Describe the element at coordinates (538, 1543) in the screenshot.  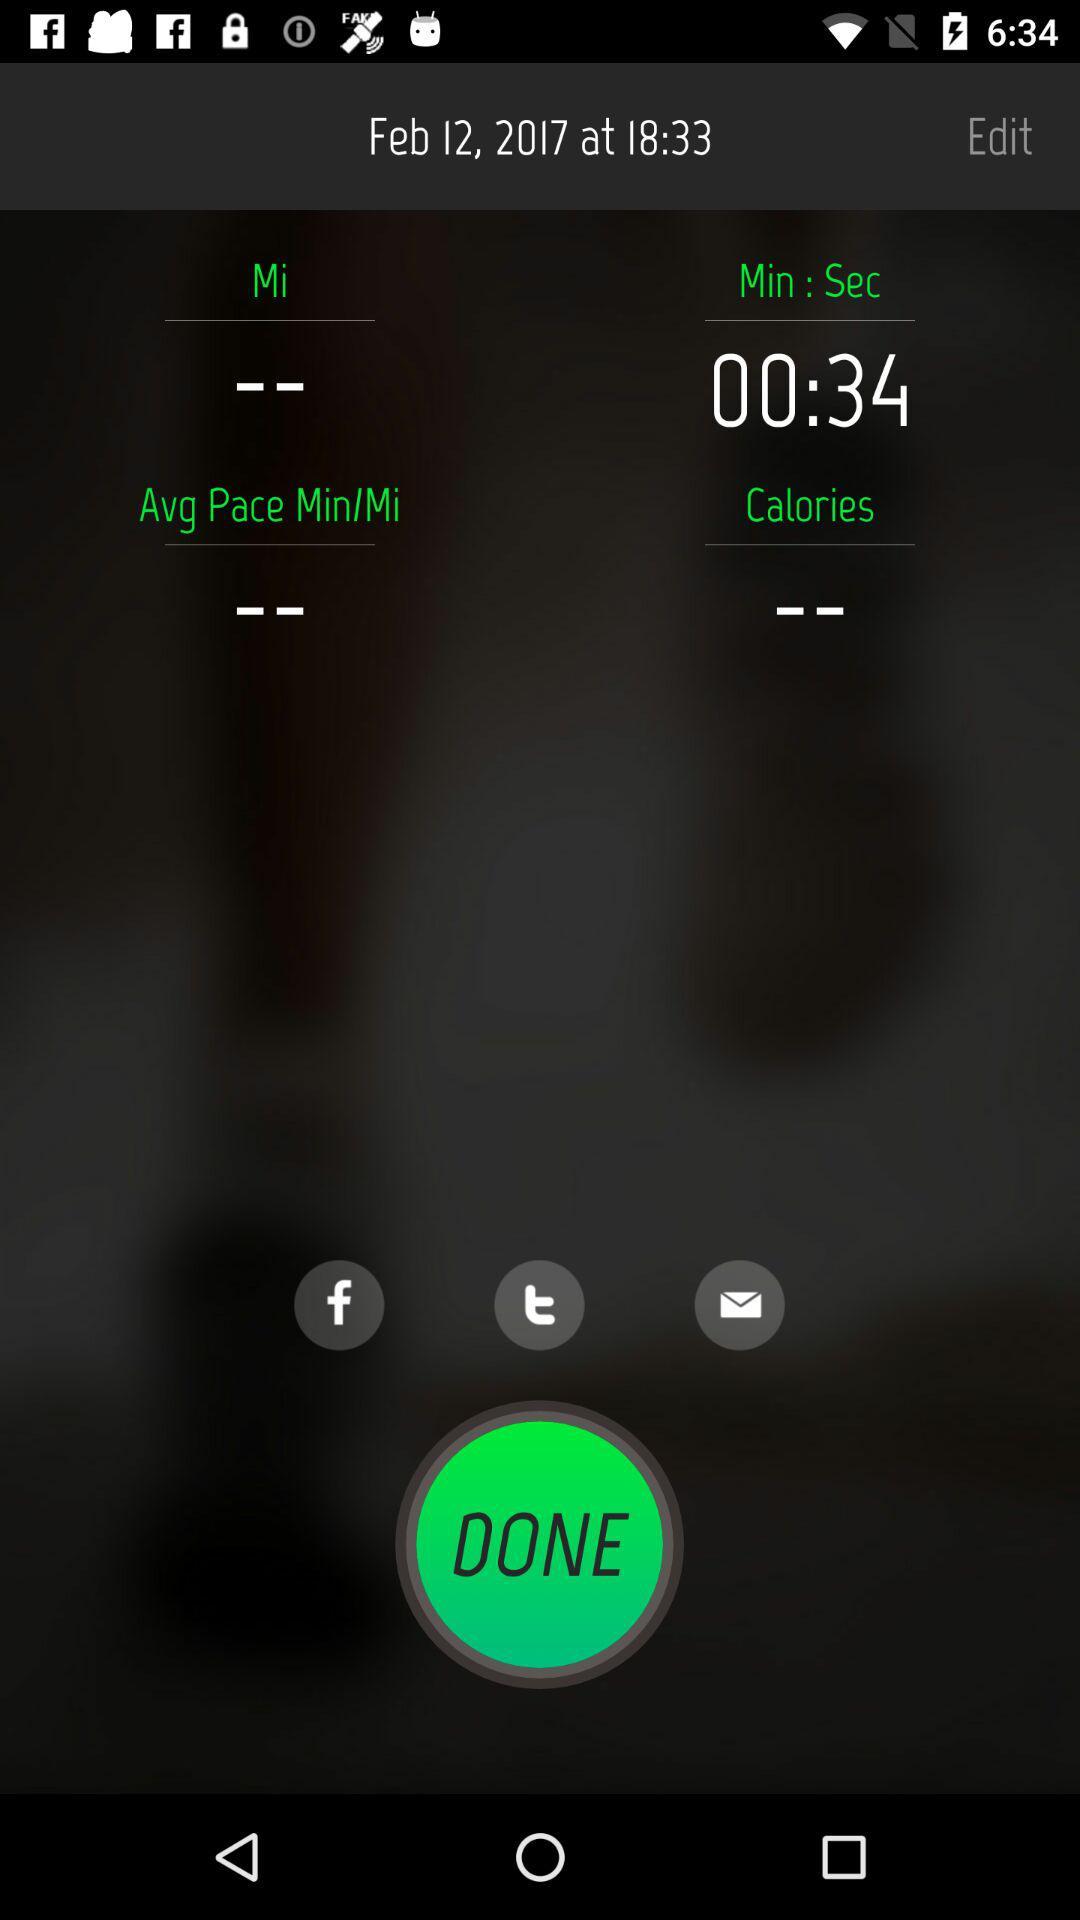
I see `done icon` at that location.